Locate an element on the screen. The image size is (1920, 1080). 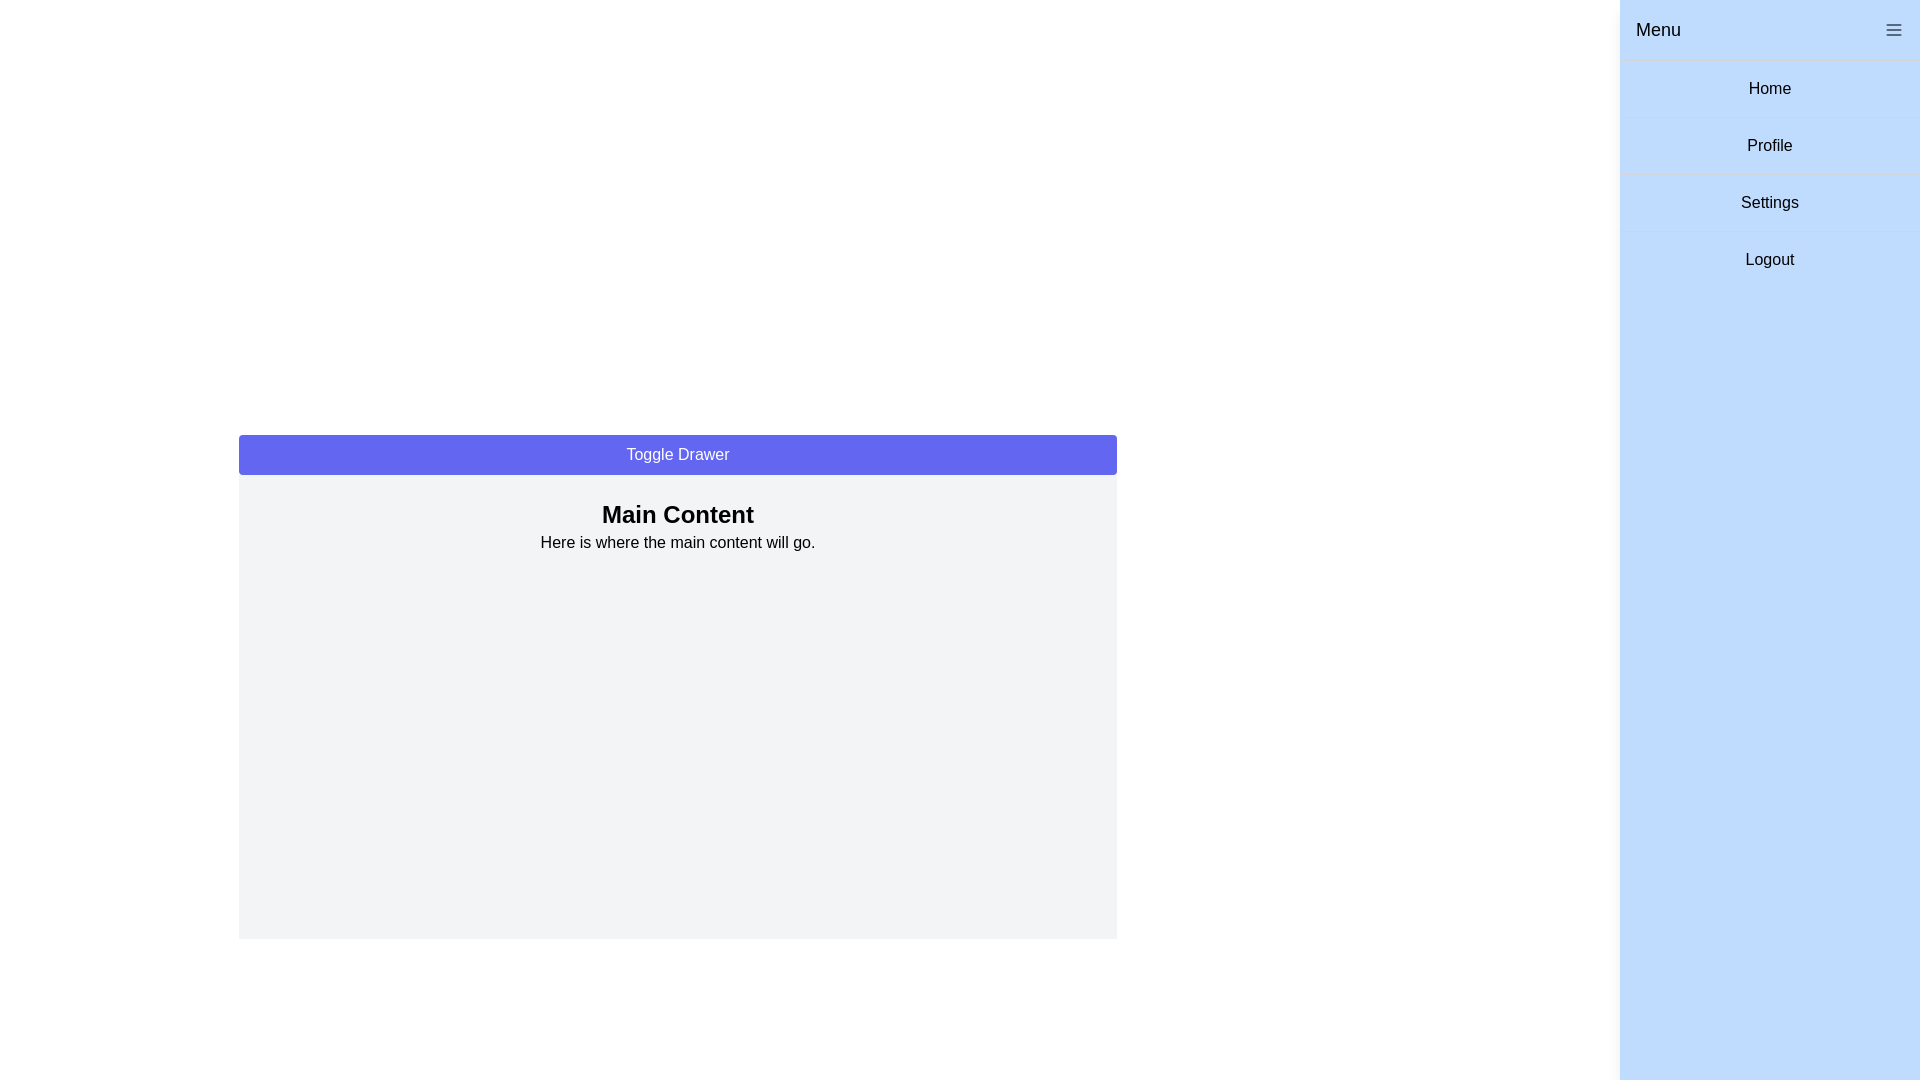
the text segment displaying 'Here is where the main content will go.' which is positioned directly below the 'Main Content' heading is located at coordinates (677, 543).